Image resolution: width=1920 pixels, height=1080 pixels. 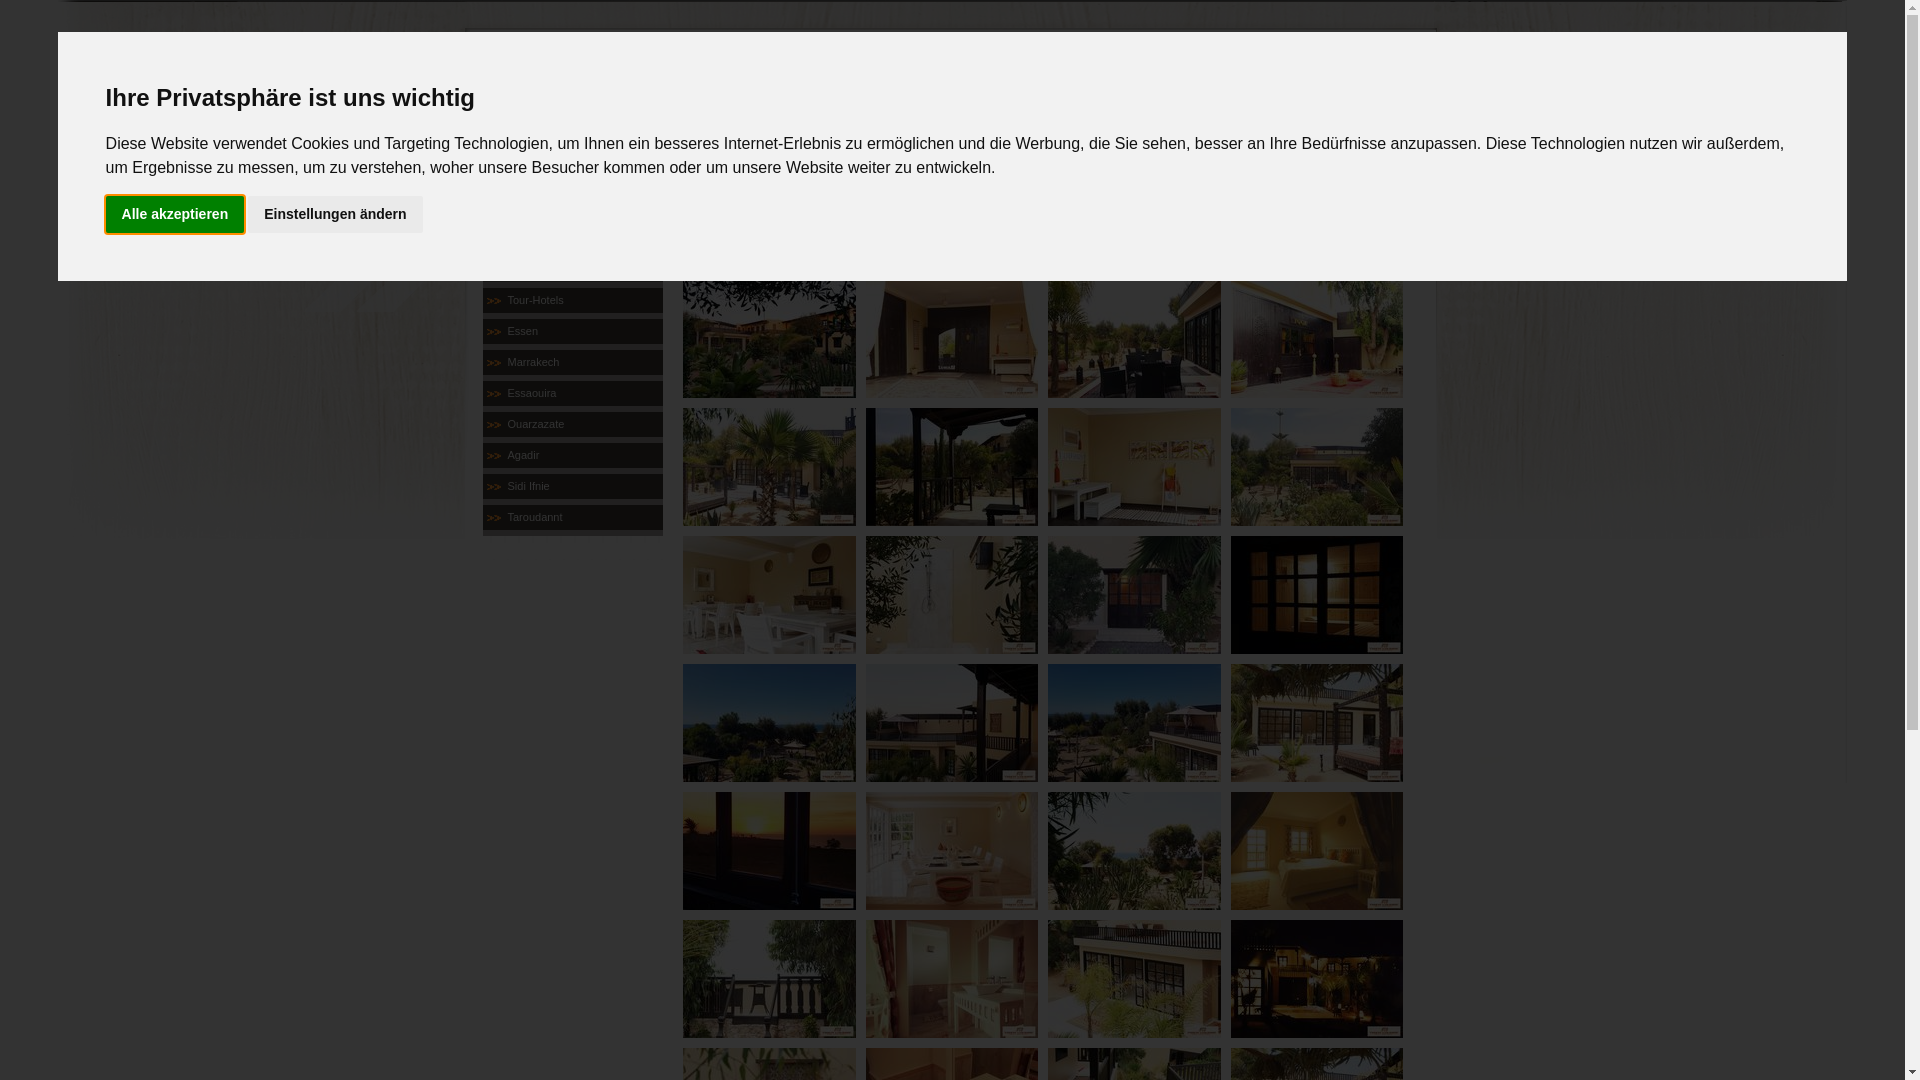 What do you see at coordinates (570, 393) in the screenshot?
I see `'Essaouira'` at bounding box center [570, 393].